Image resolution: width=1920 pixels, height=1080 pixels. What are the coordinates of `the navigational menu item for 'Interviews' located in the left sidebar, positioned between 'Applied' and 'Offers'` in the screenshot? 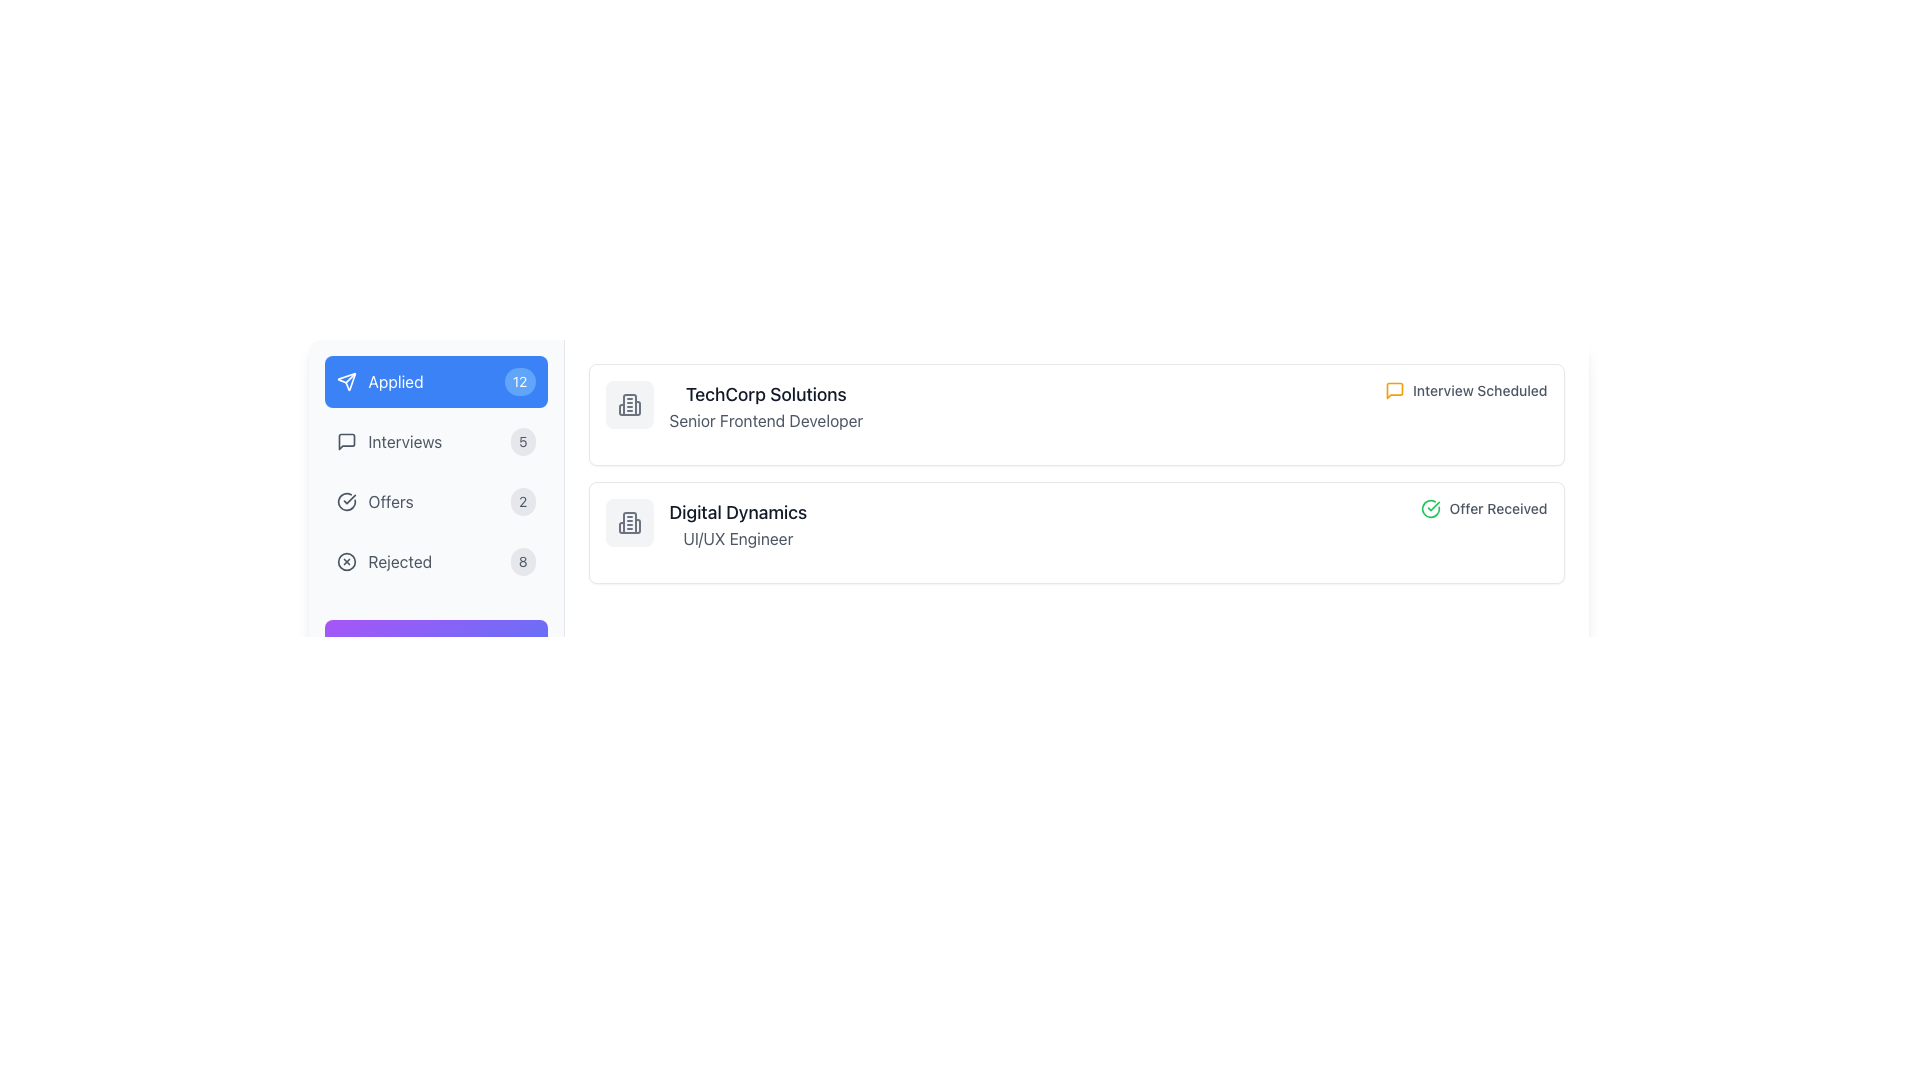 It's located at (389, 441).